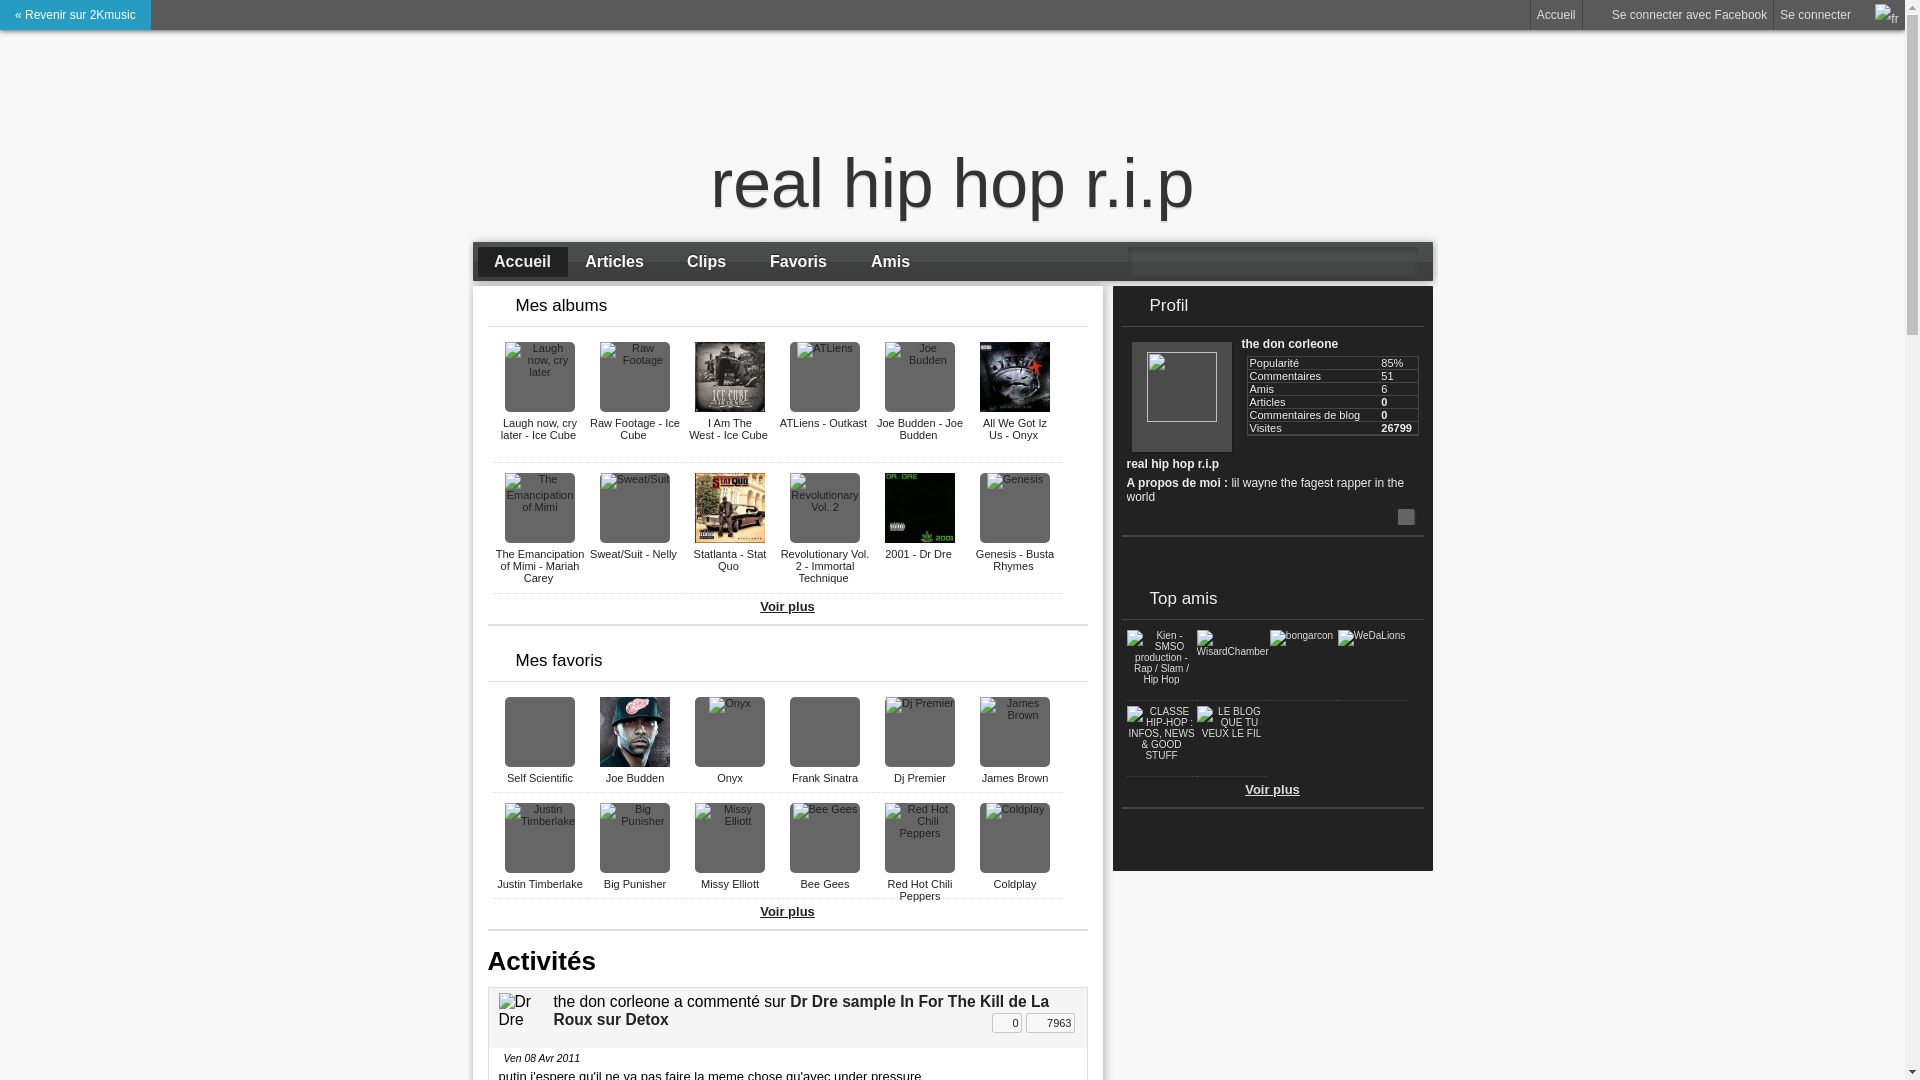 This screenshot has height=1080, width=1920. What do you see at coordinates (801, 1010) in the screenshot?
I see `'Dr Dre sample In For The Kill de La Roux sur Detox'` at bounding box center [801, 1010].